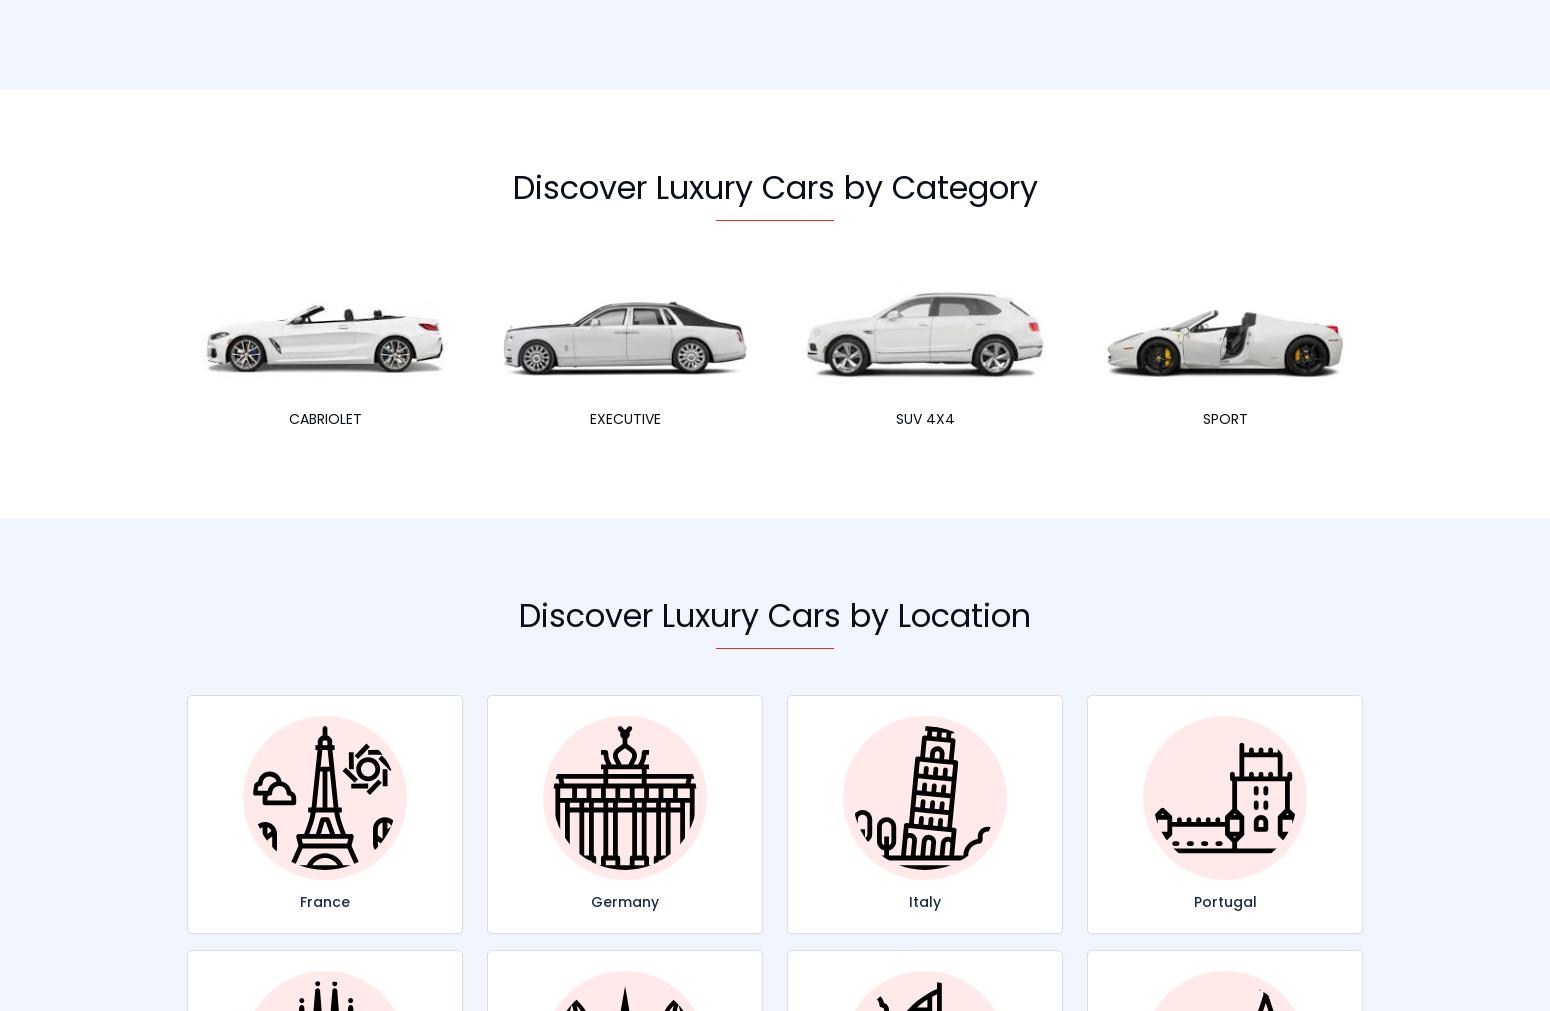 This screenshot has height=1011, width=1550. What do you see at coordinates (323, 417) in the screenshot?
I see `'Cabriolet'` at bounding box center [323, 417].